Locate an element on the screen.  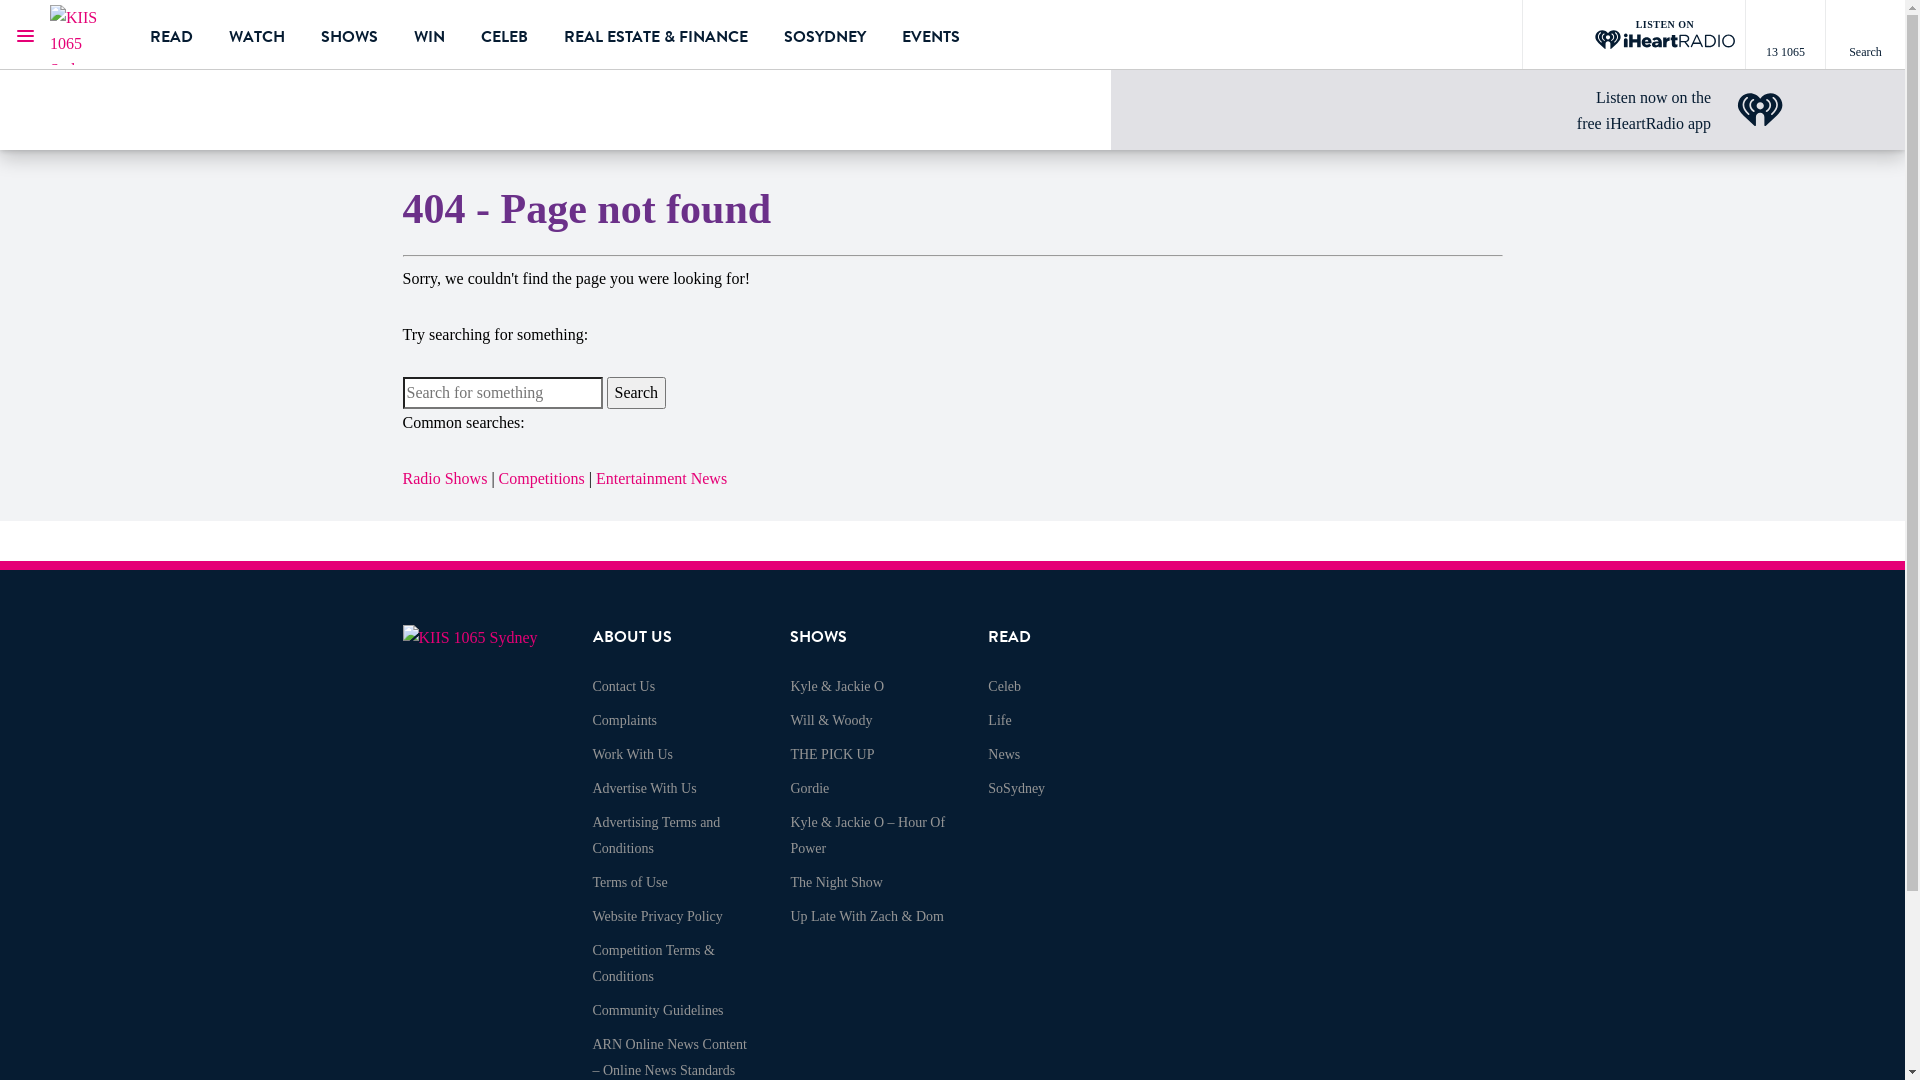
'The Night Show' is located at coordinates (789, 881).